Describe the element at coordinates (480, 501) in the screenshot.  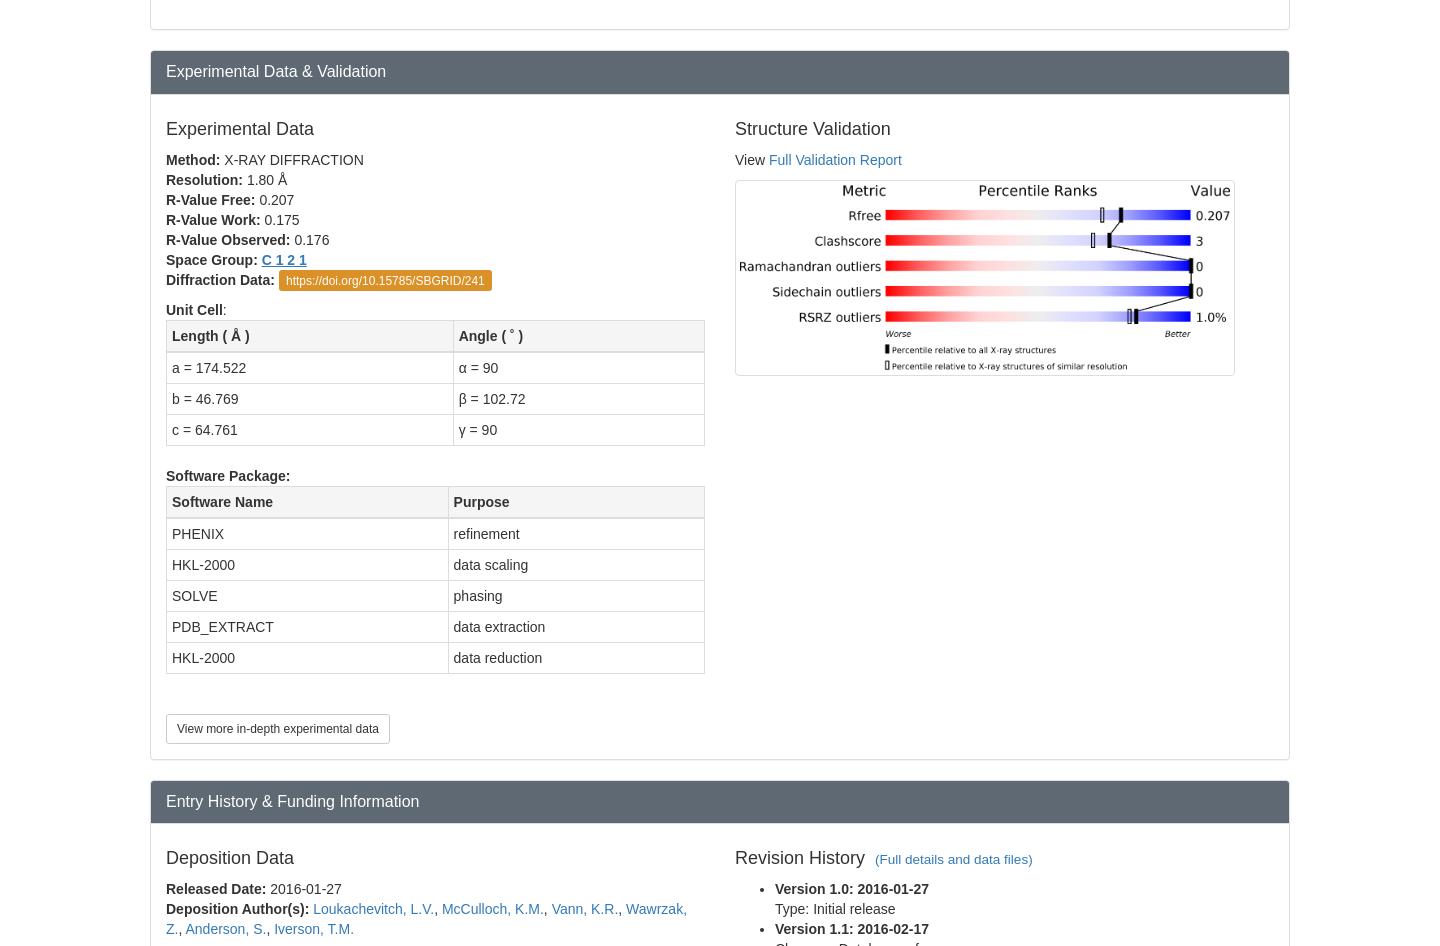
I see `'Purpose'` at that location.